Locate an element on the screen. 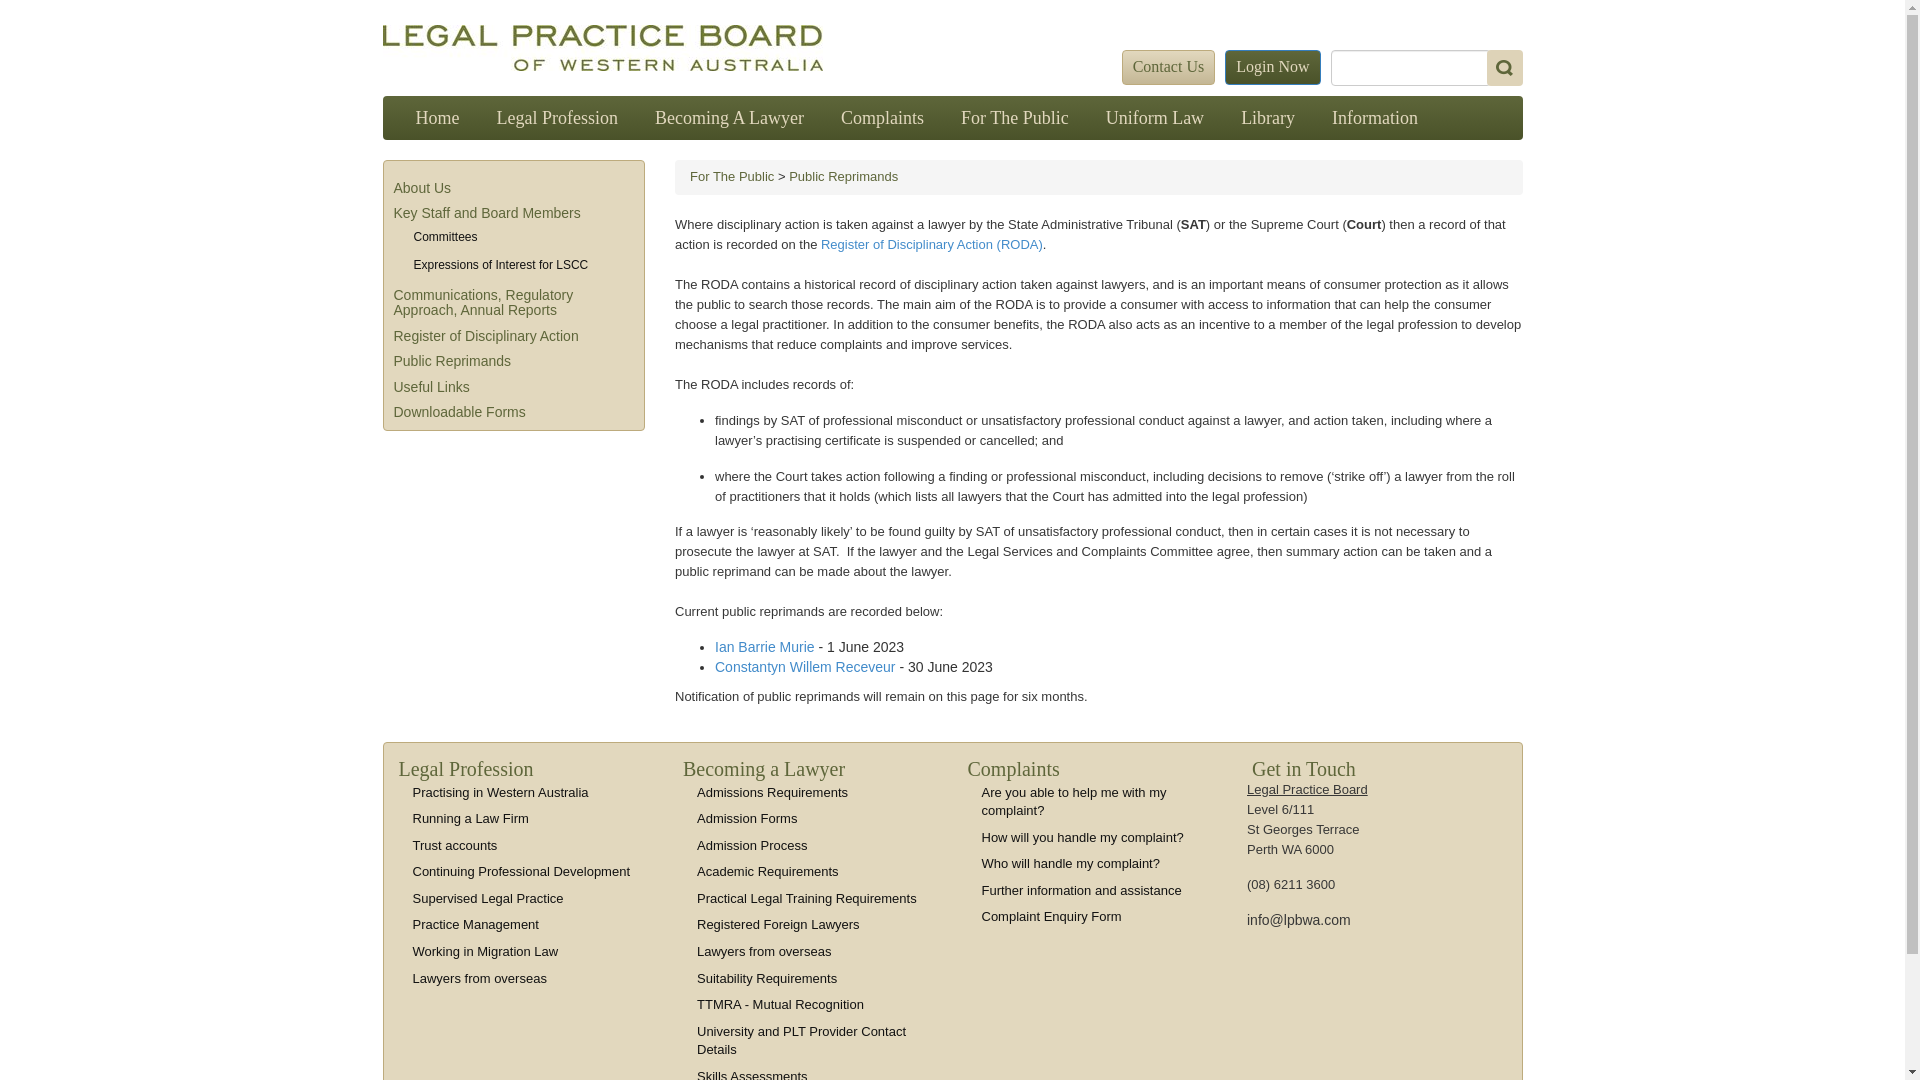 The width and height of the screenshot is (1920, 1080). 'Continuing Professional Development' is located at coordinates (411, 870).